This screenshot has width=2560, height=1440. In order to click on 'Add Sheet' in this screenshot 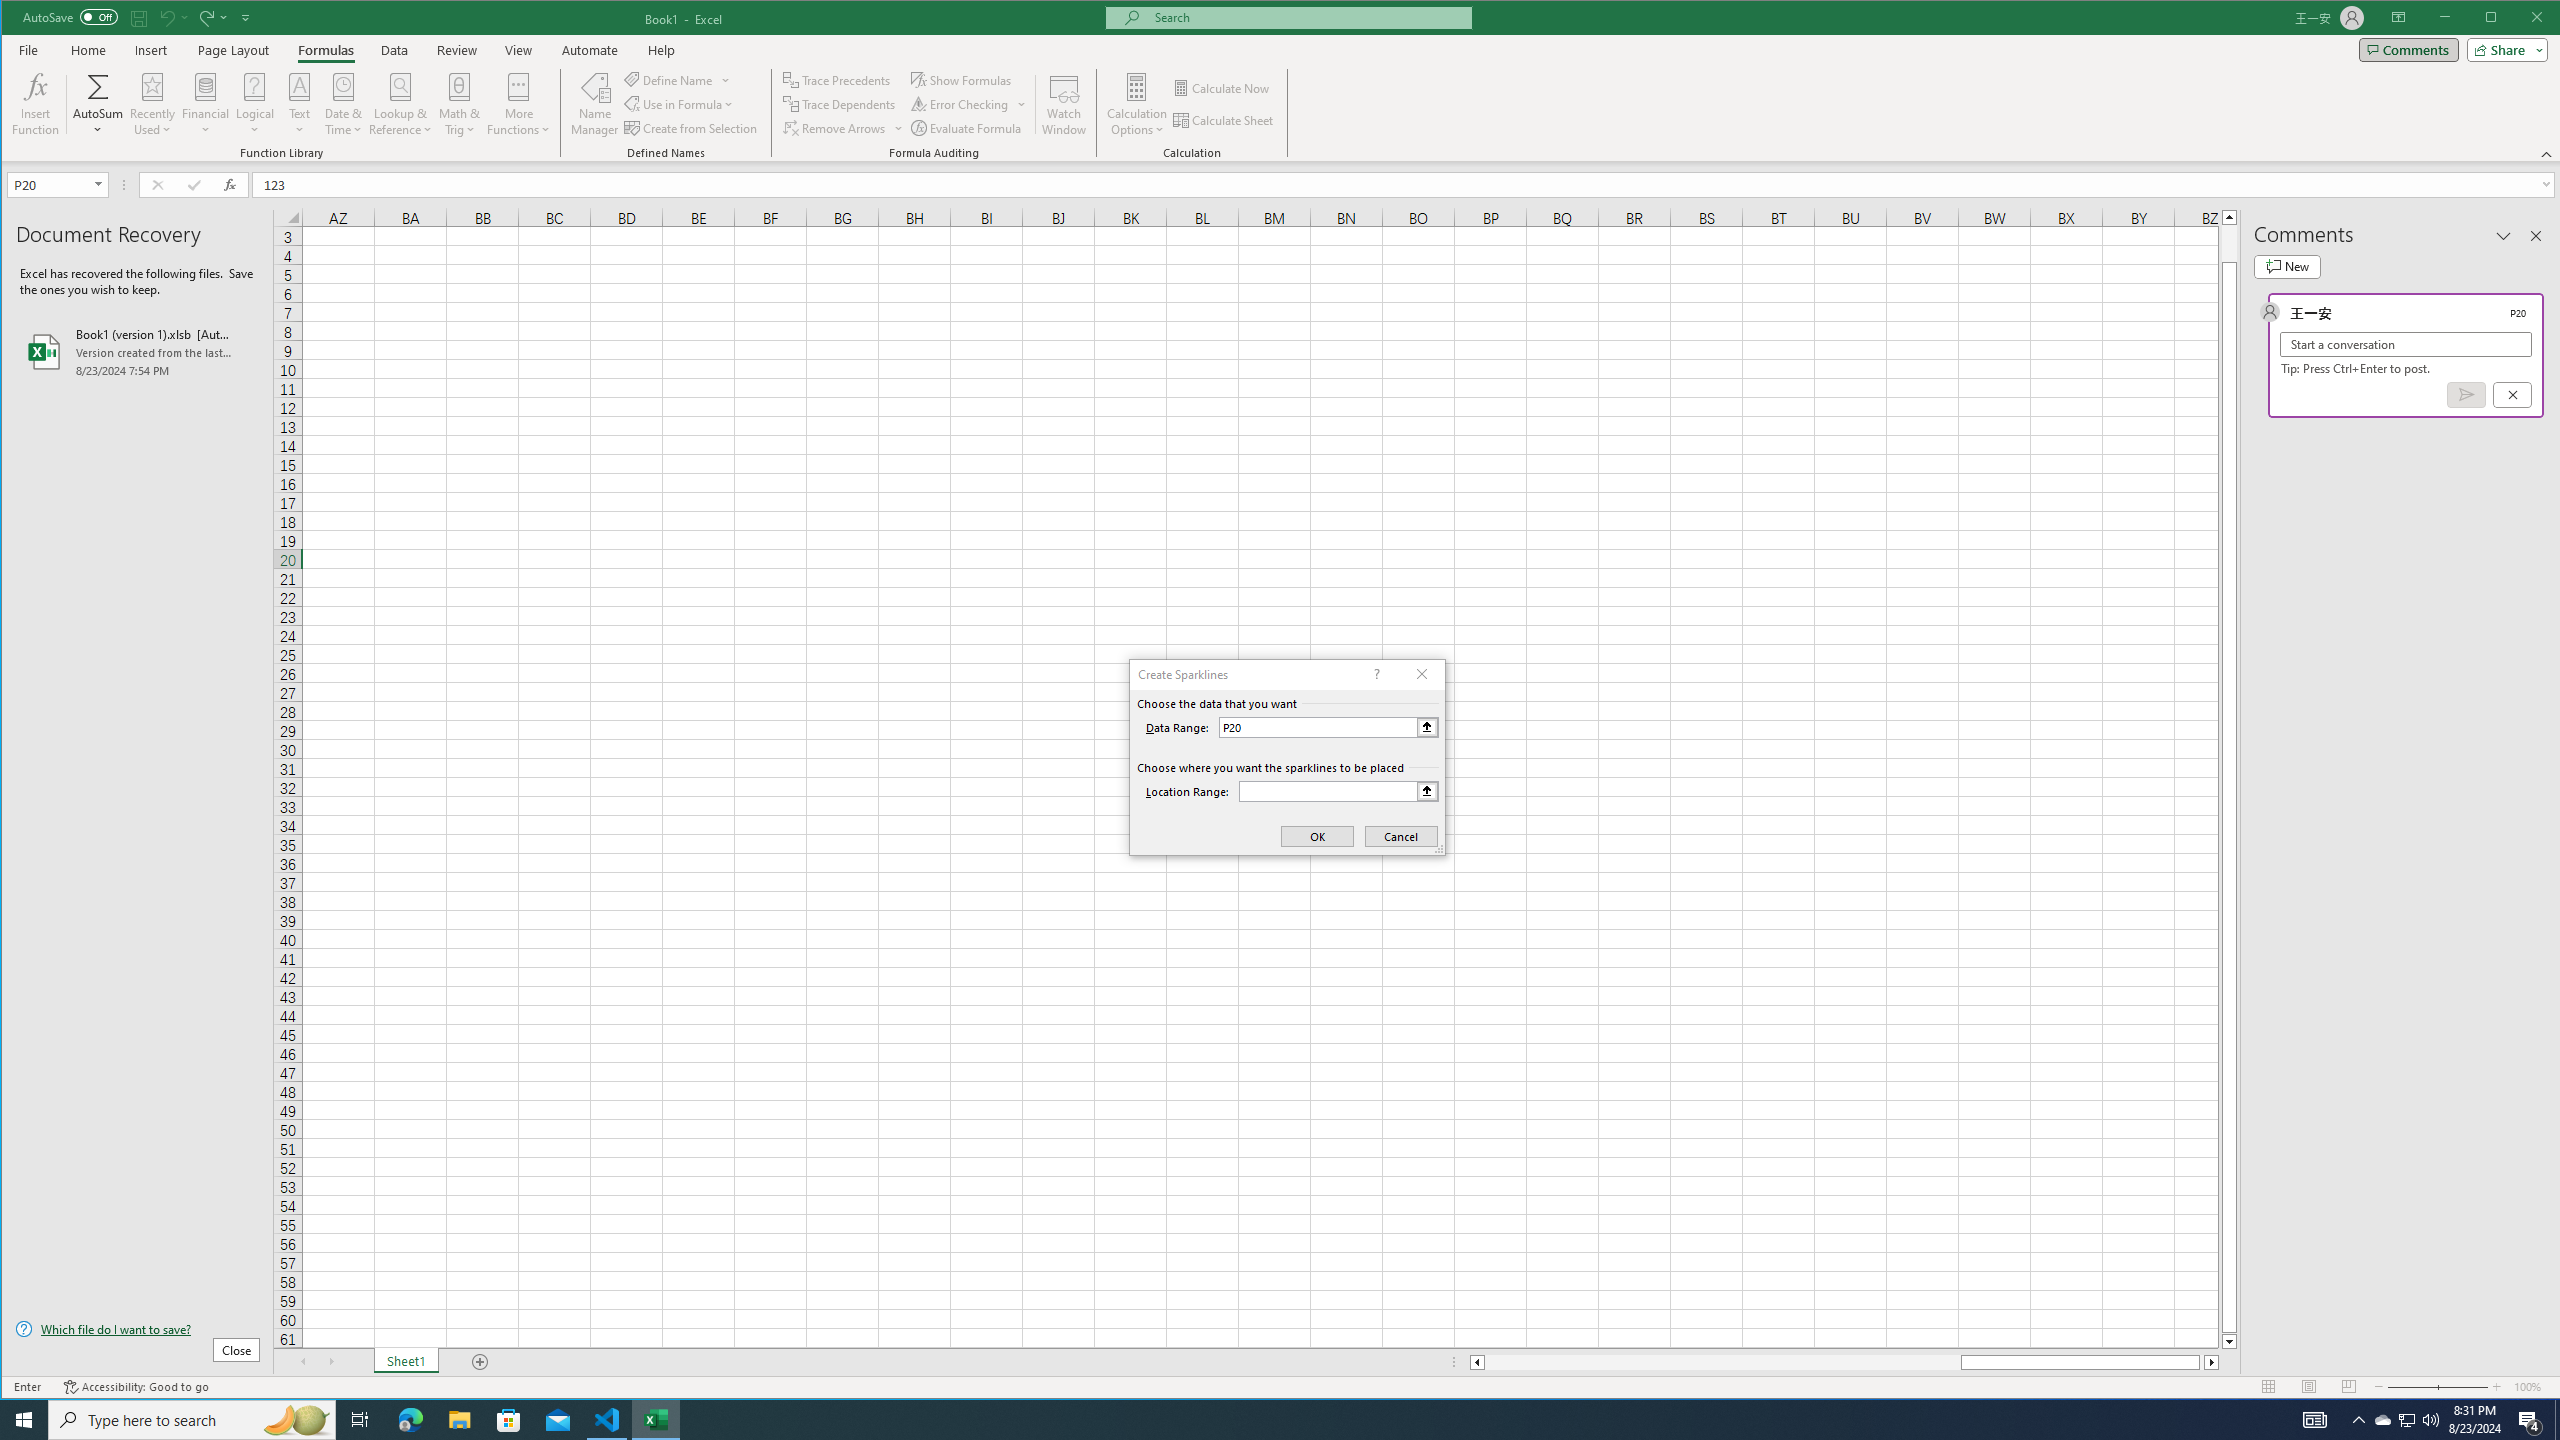, I will do `click(480, 1362)`.